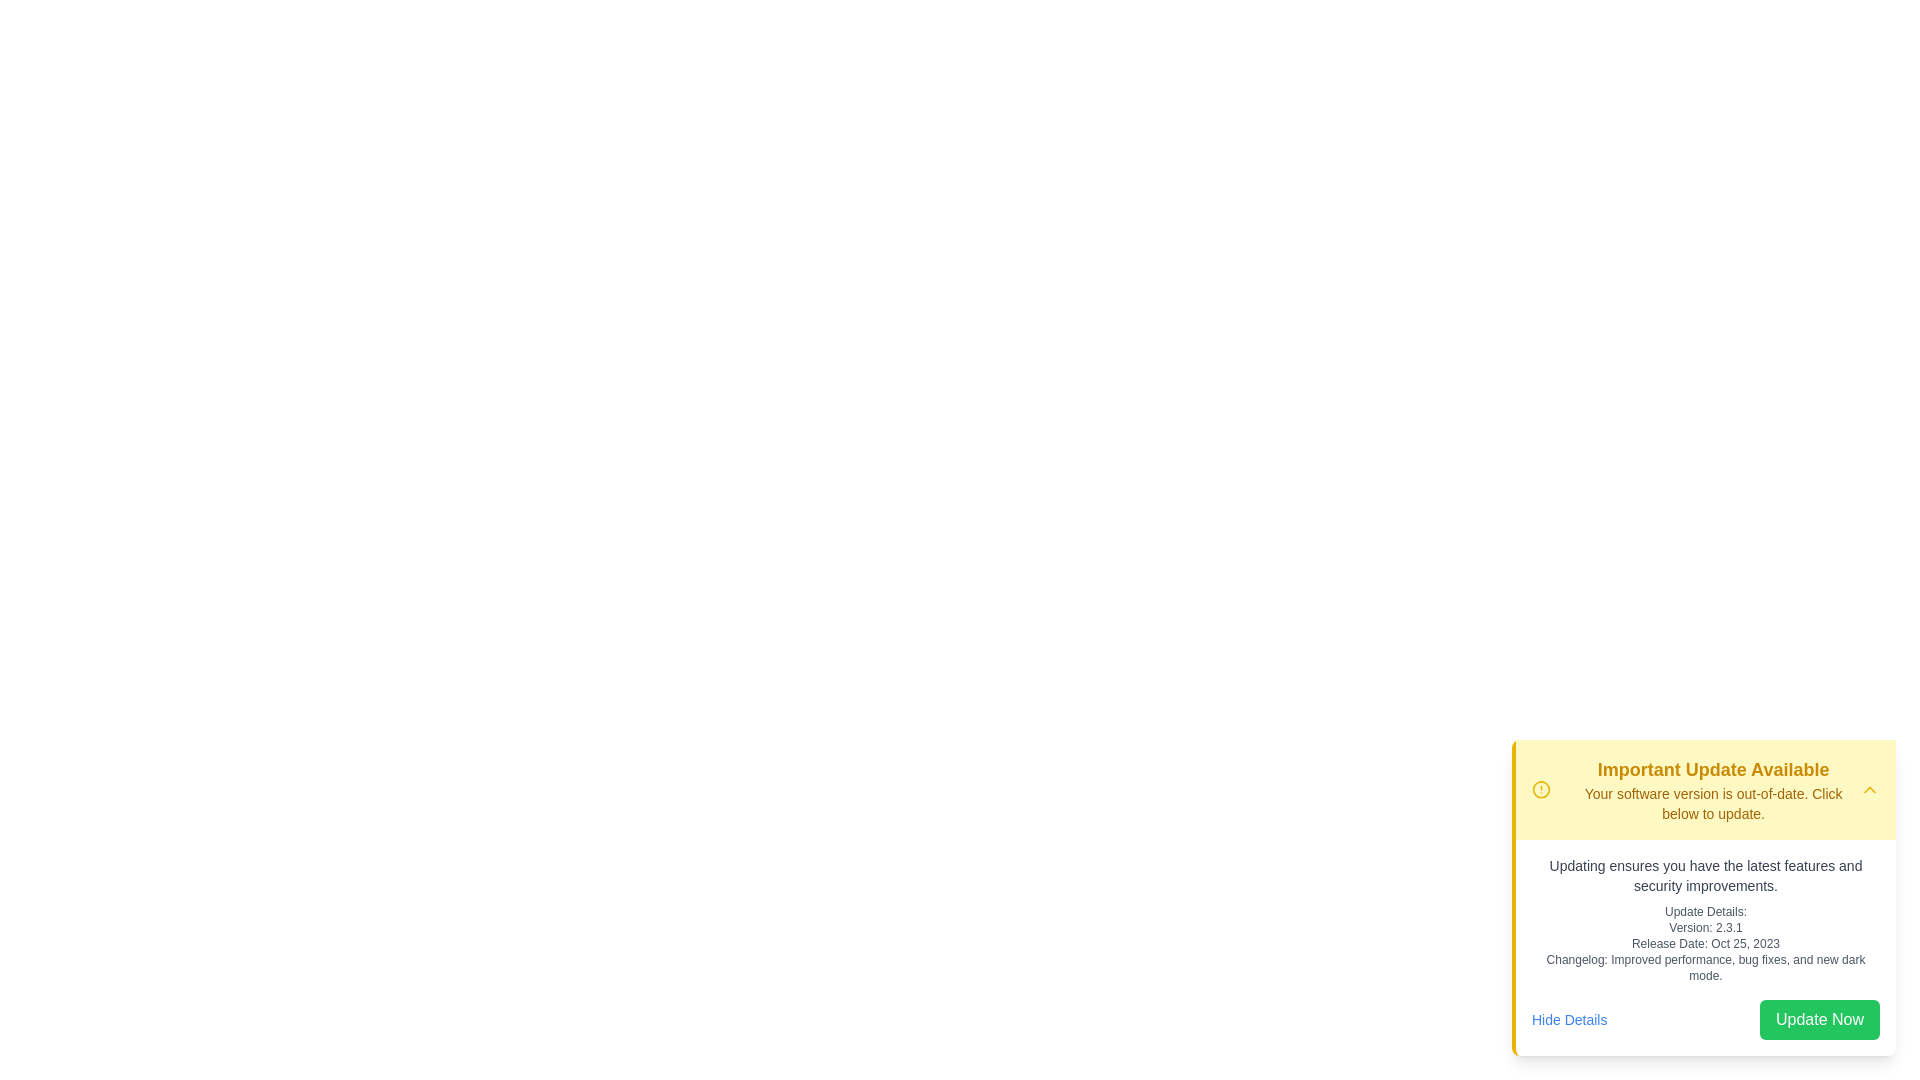  I want to click on the label that serves as introductory text for the update information details section located near the top of the update information block, so click(1704, 911).